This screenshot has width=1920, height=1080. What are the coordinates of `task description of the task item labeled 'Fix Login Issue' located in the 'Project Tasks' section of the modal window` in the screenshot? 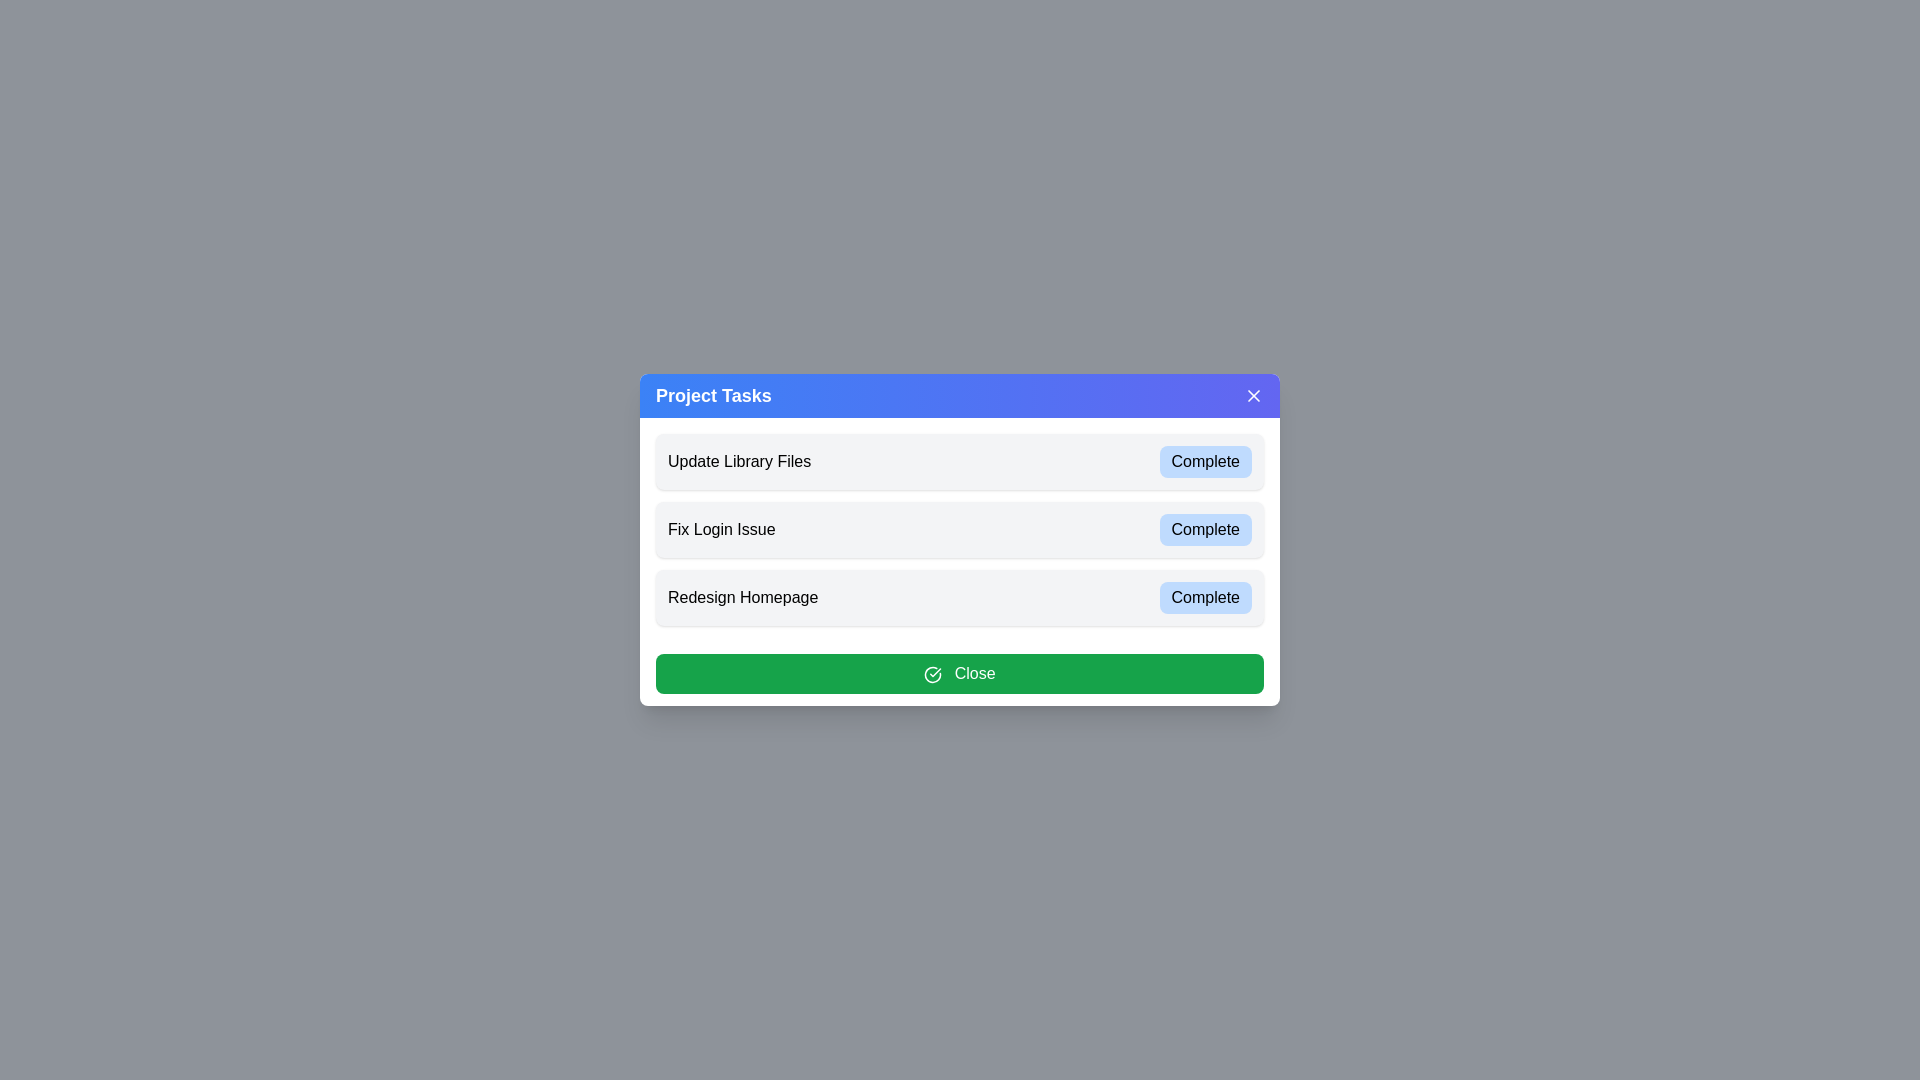 It's located at (960, 540).